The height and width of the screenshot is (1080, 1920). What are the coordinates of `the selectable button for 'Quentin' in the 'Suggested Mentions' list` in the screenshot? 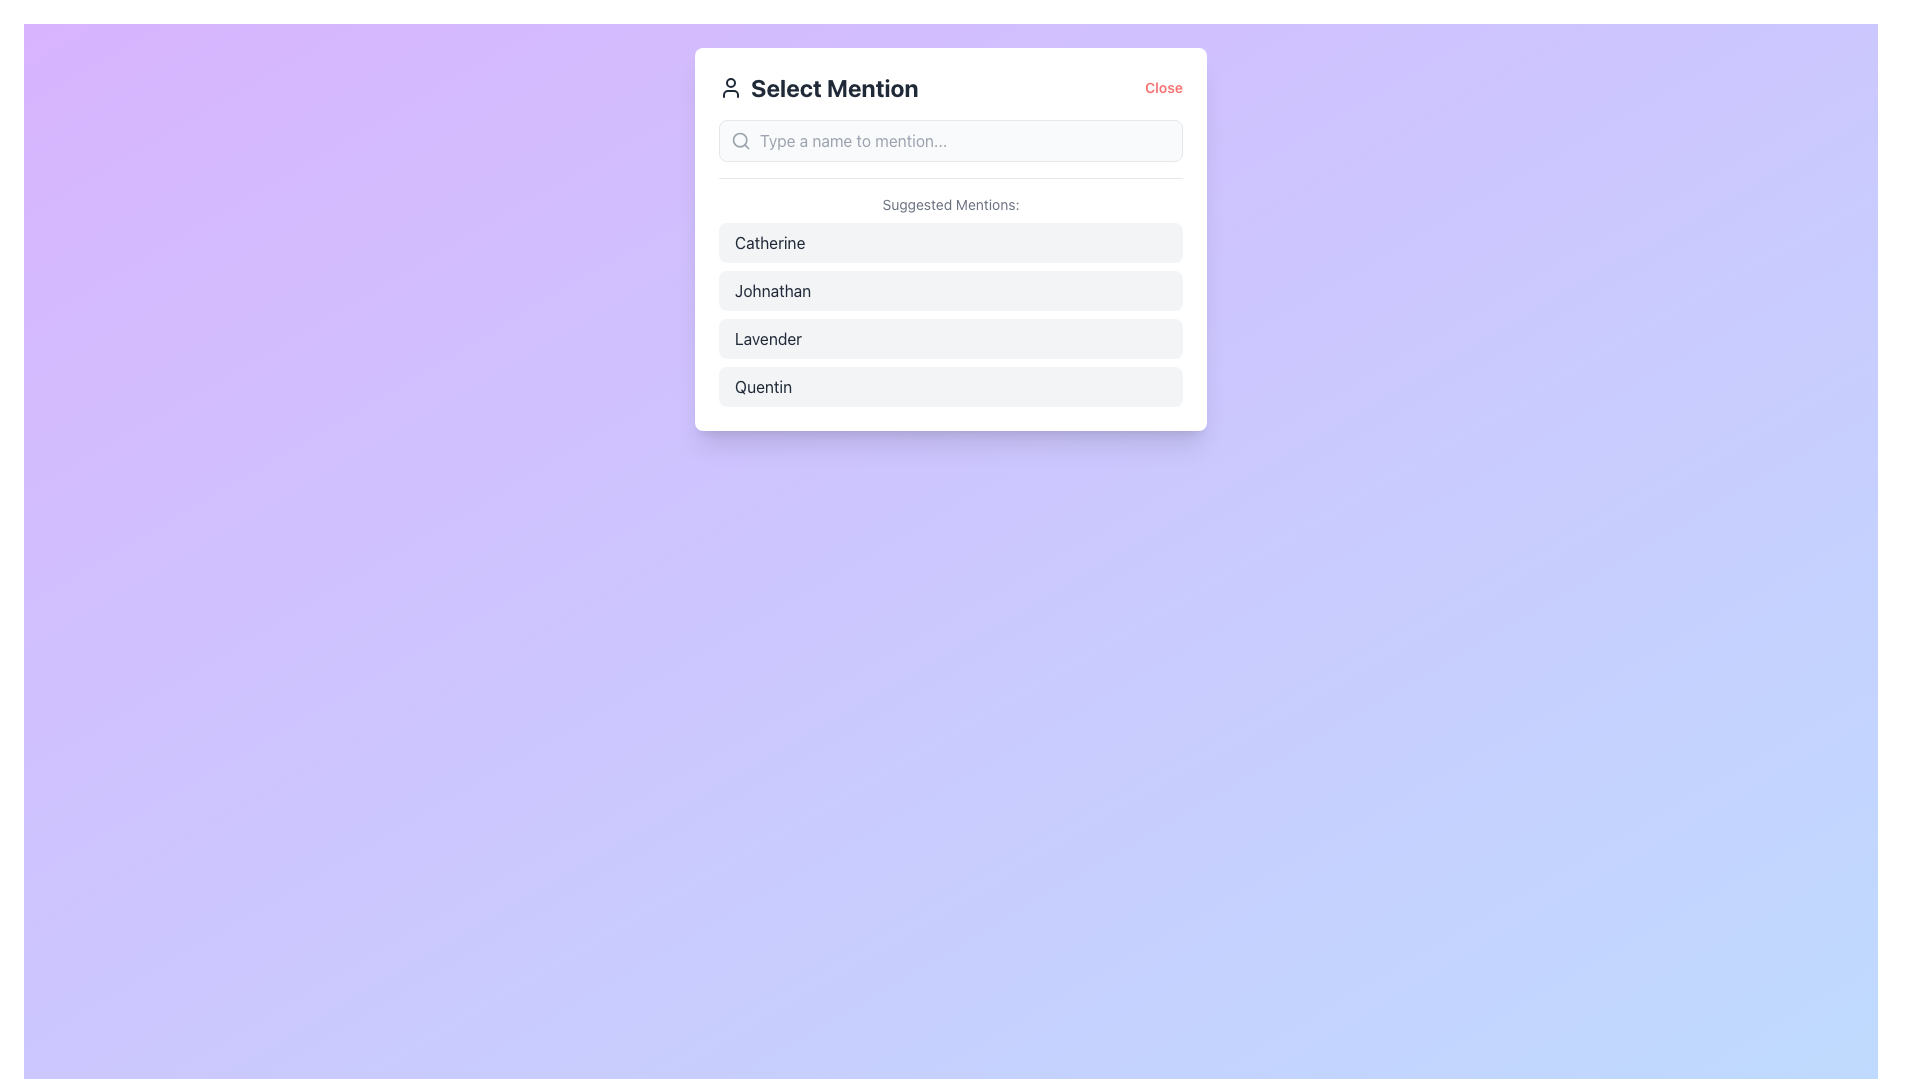 It's located at (949, 386).